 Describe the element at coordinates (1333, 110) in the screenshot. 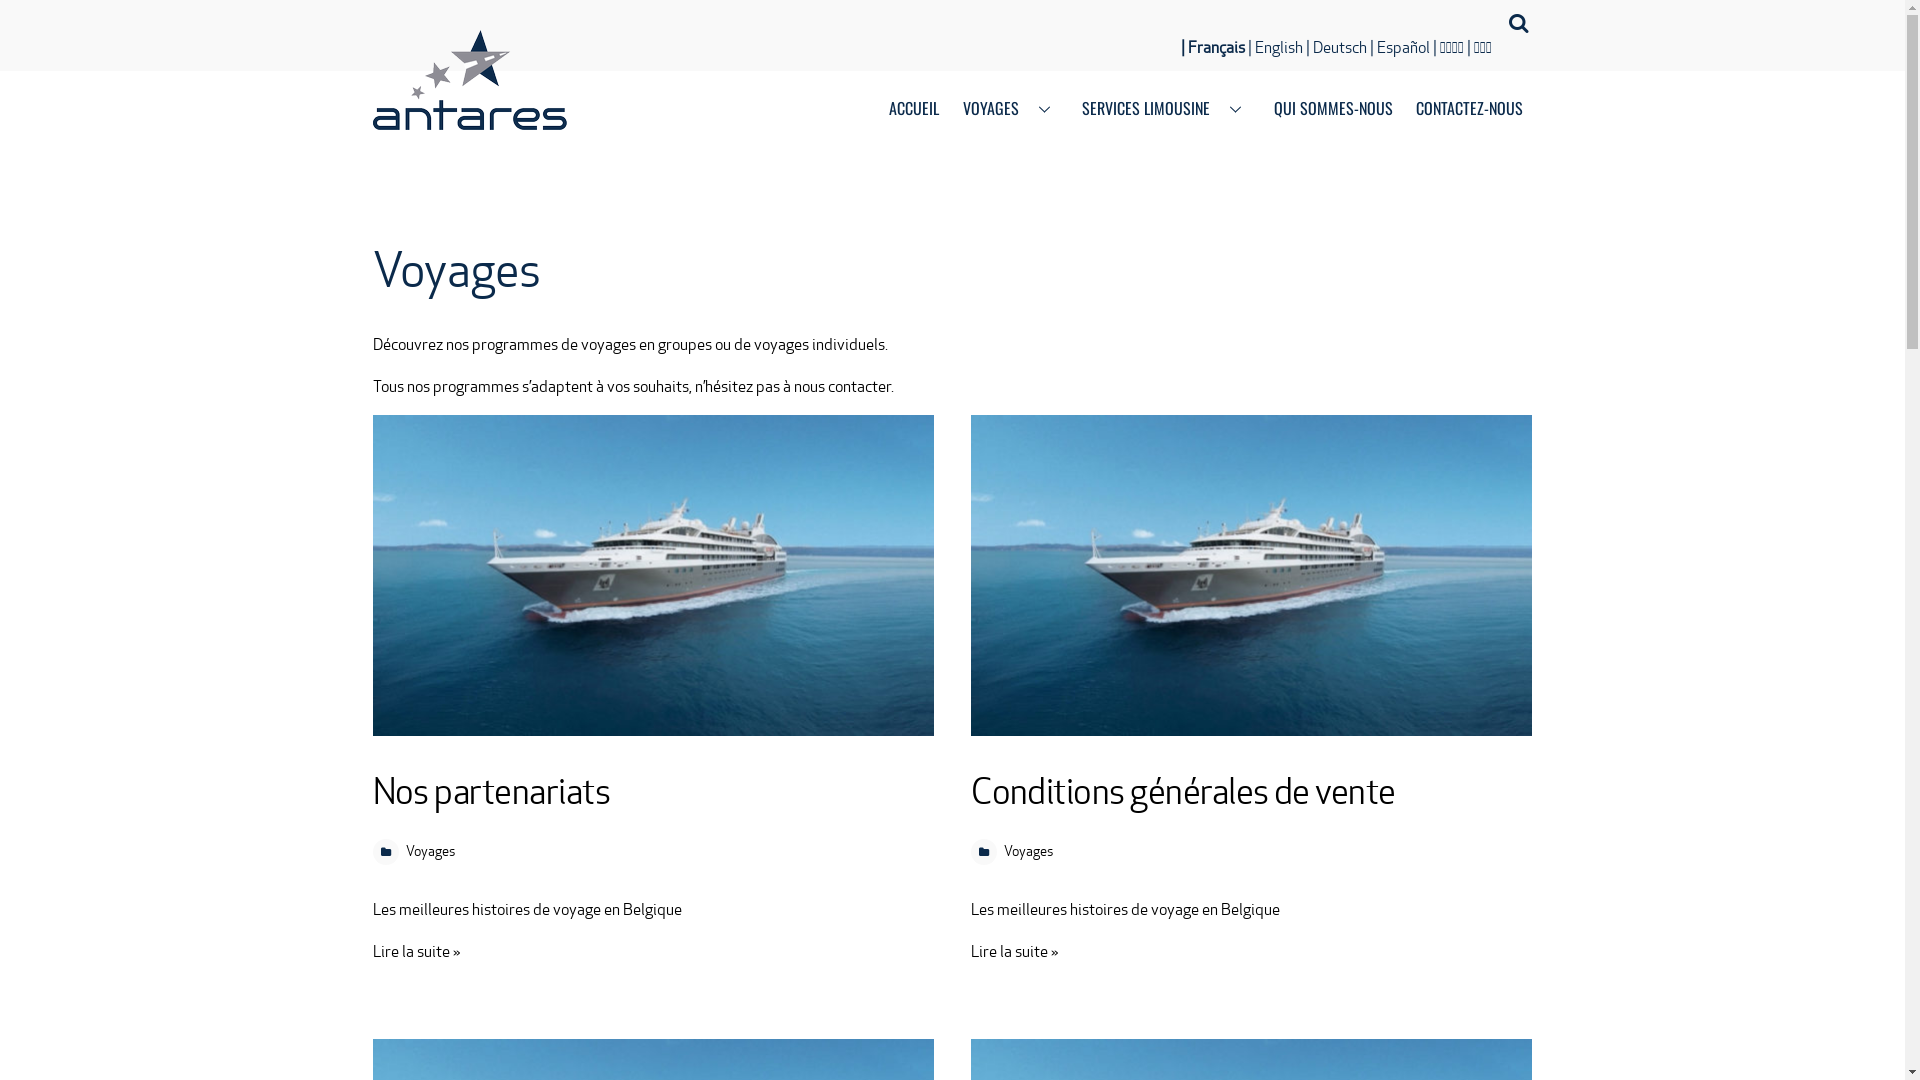

I see `'QUI SOMMES-NOUS'` at that location.